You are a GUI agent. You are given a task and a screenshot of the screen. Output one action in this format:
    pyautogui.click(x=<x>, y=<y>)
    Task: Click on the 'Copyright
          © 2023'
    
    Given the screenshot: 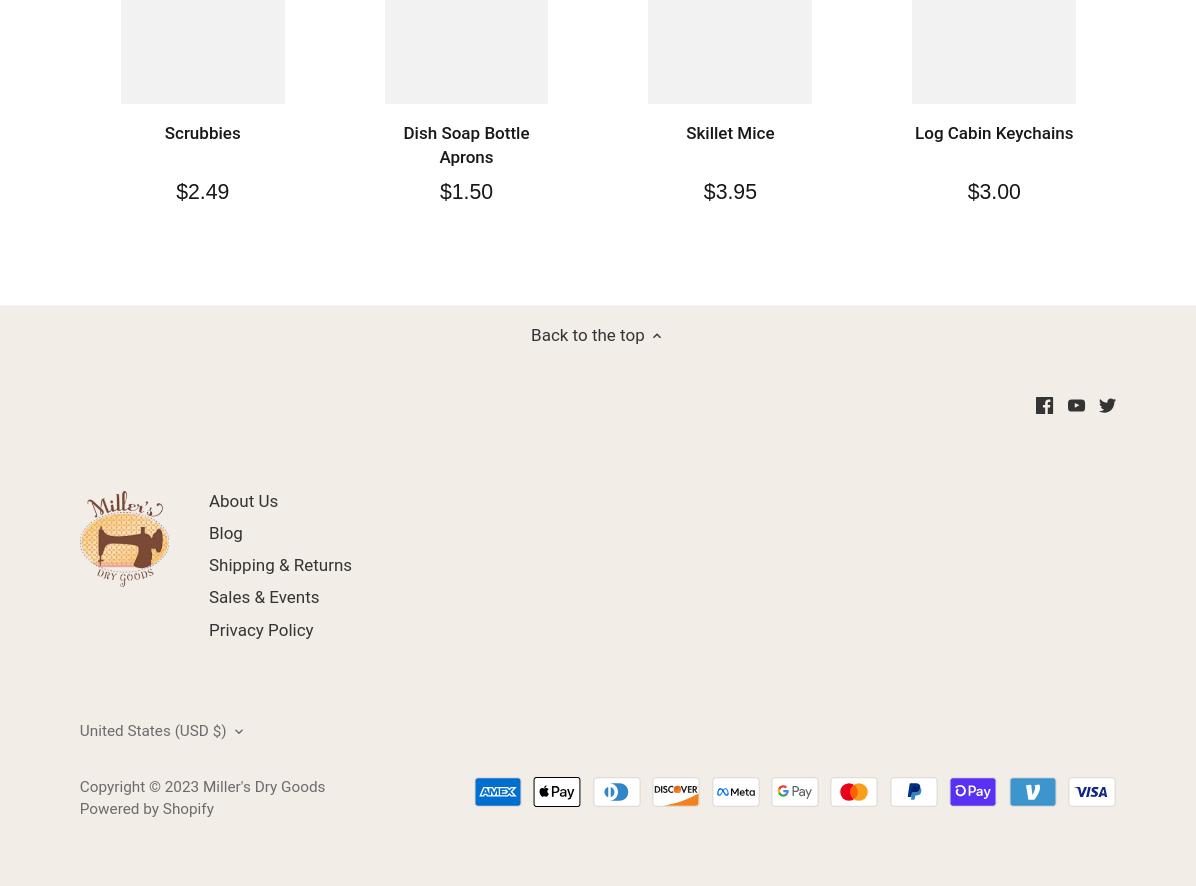 What is the action you would take?
    pyautogui.click(x=139, y=786)
    